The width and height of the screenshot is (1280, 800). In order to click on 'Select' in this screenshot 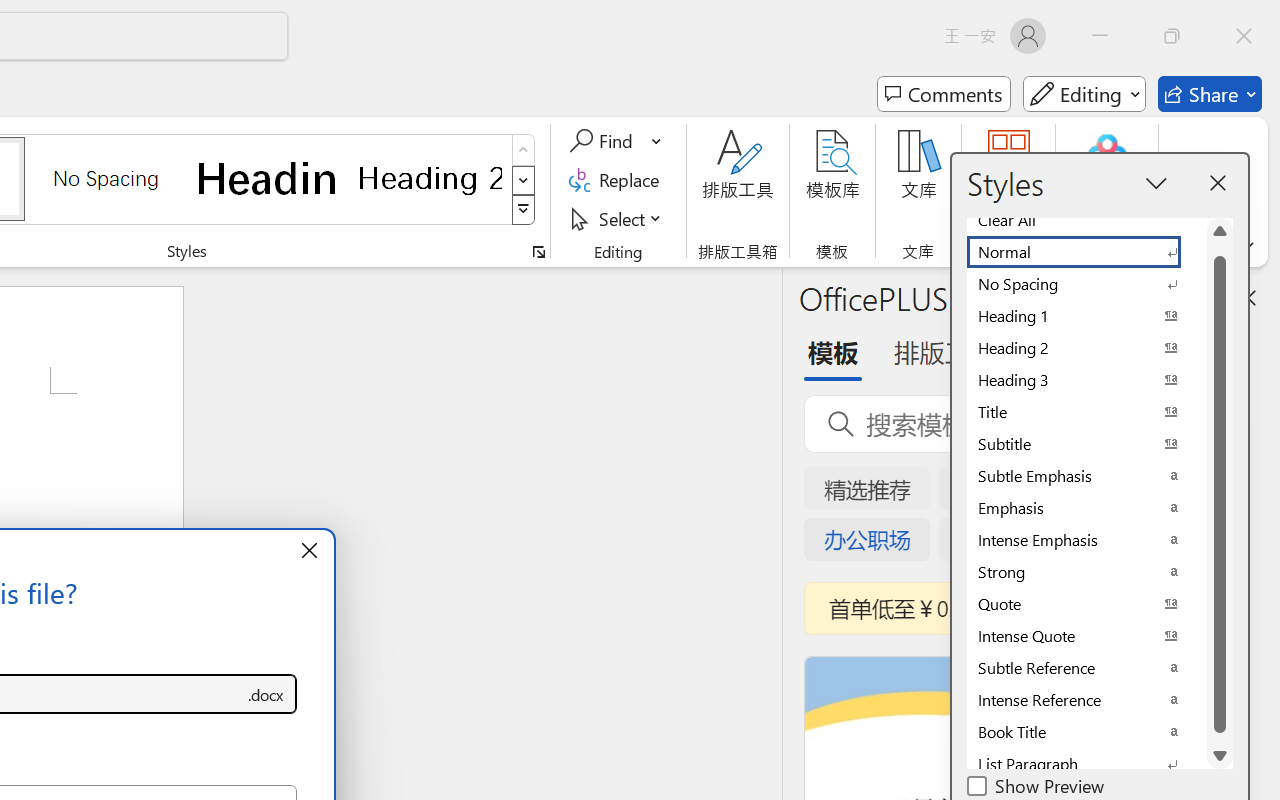, I will do `click(617, 218)`.